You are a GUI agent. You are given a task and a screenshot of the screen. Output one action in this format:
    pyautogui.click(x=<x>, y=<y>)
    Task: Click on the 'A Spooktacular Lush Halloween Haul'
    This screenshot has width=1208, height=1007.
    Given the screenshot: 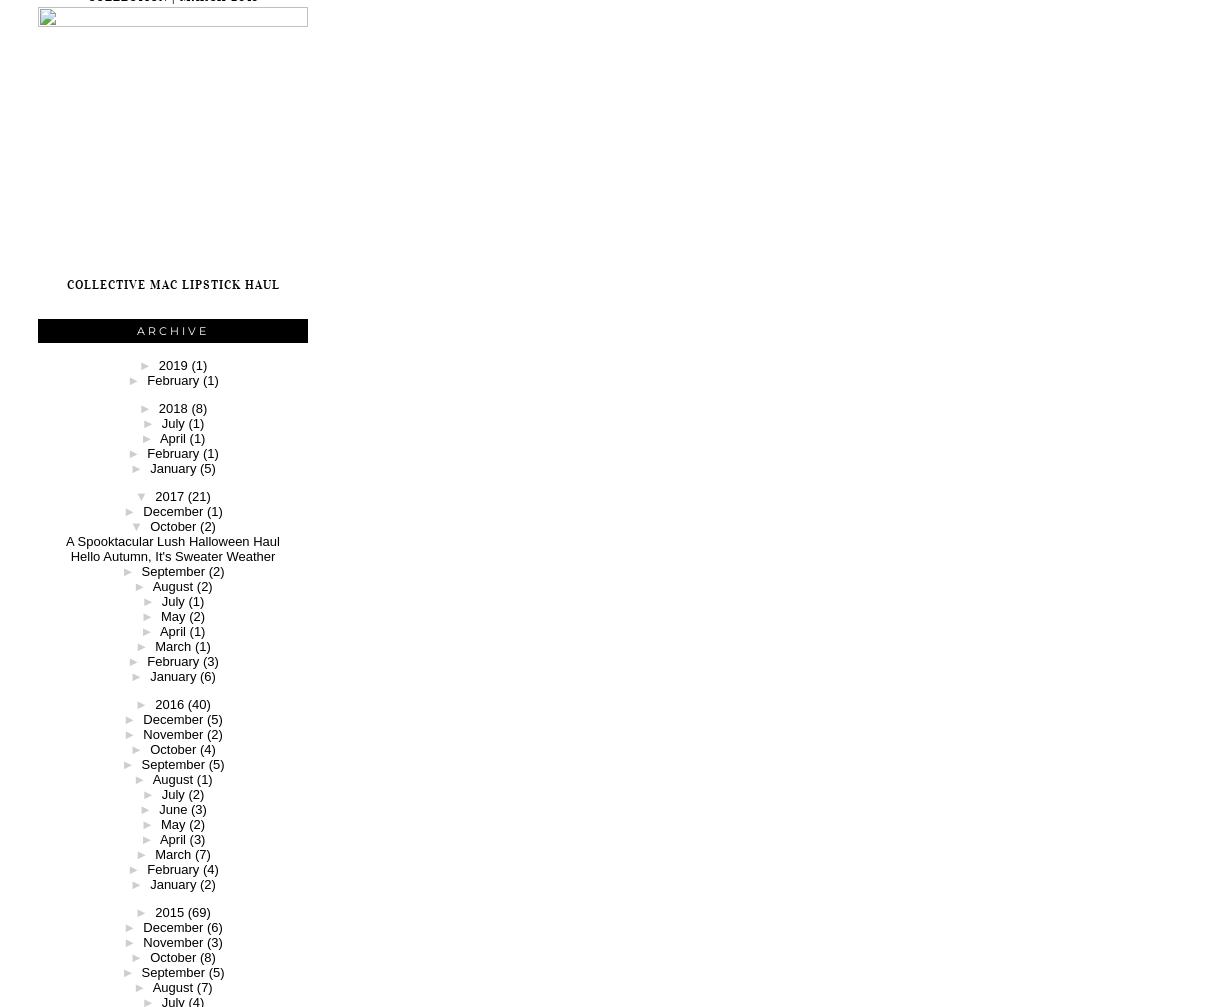 What is the action you would take?
    pyautogui.click(x=172, y=540)
    